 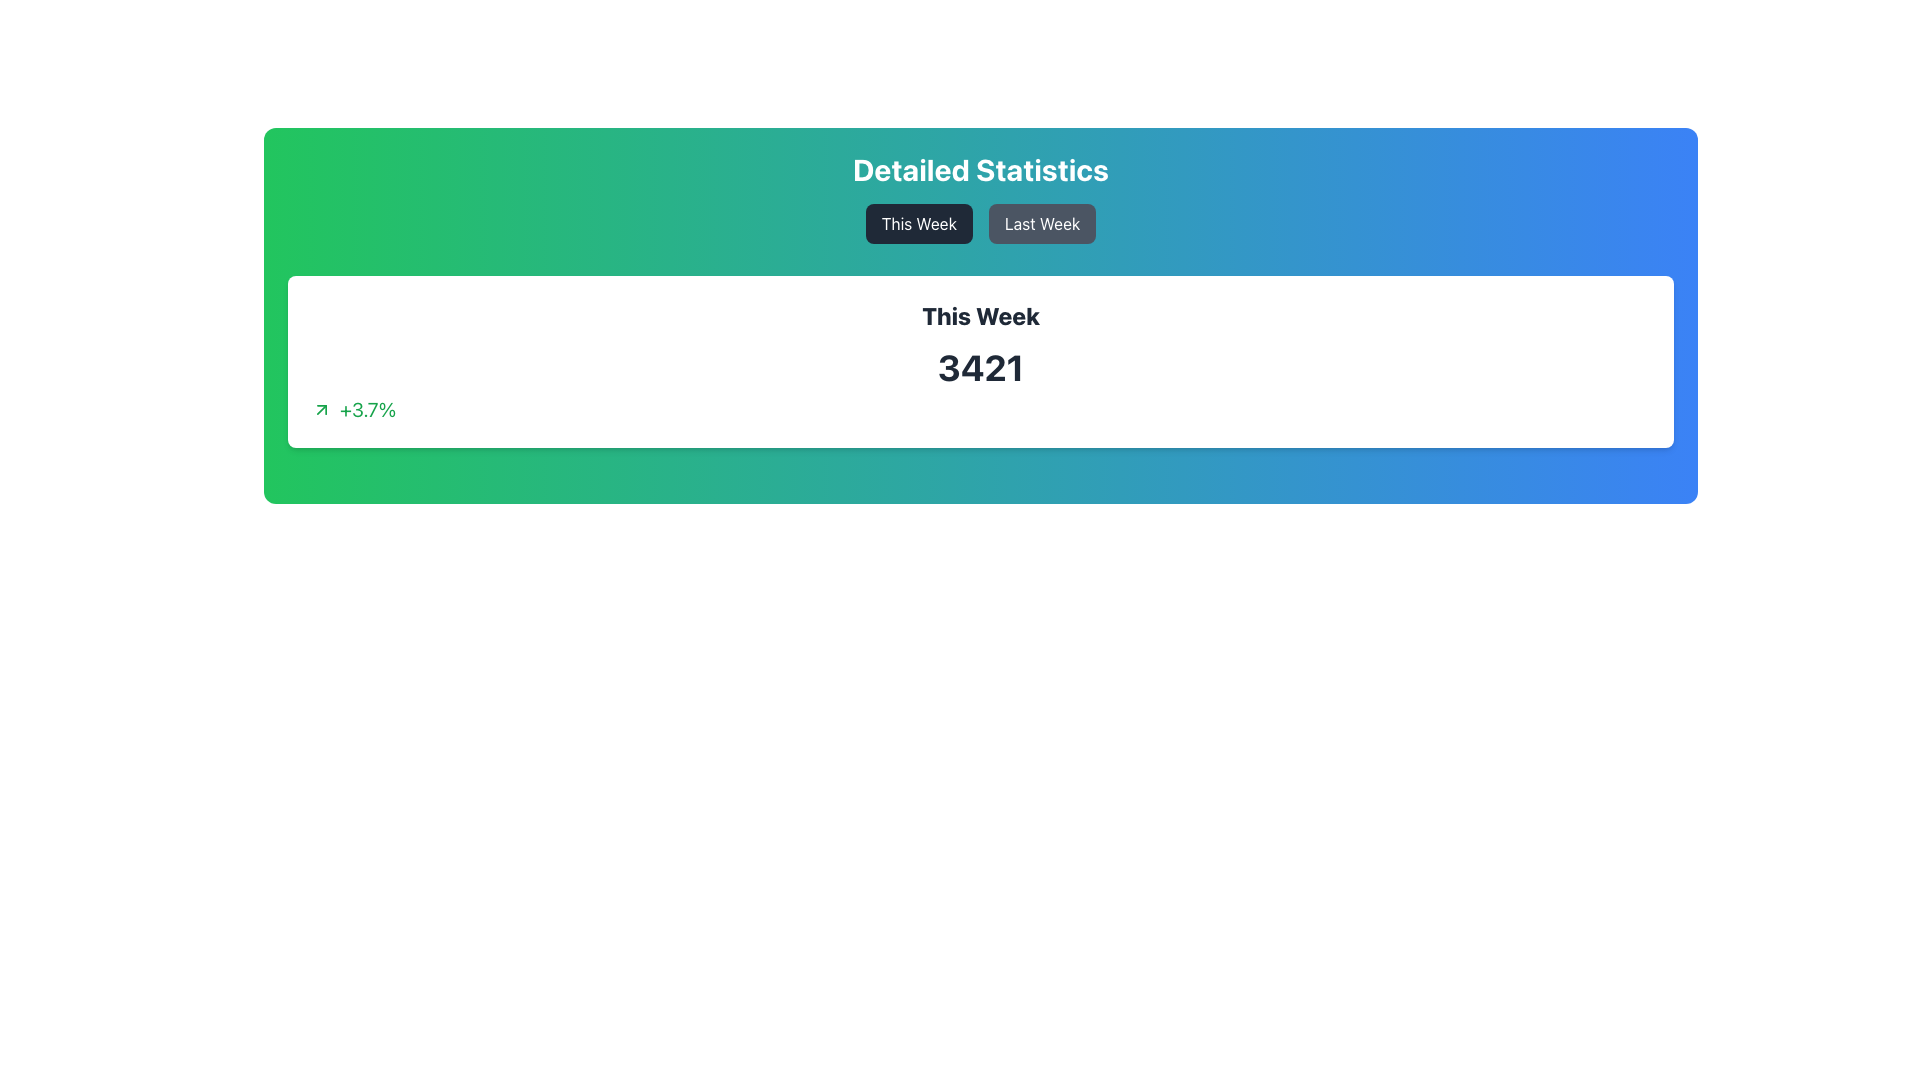 What do you see at coordinates (918, 223) in the screenshot?
I see `the first button in the horizontal list that filters the displayed data` at bounding box center [918, 223].